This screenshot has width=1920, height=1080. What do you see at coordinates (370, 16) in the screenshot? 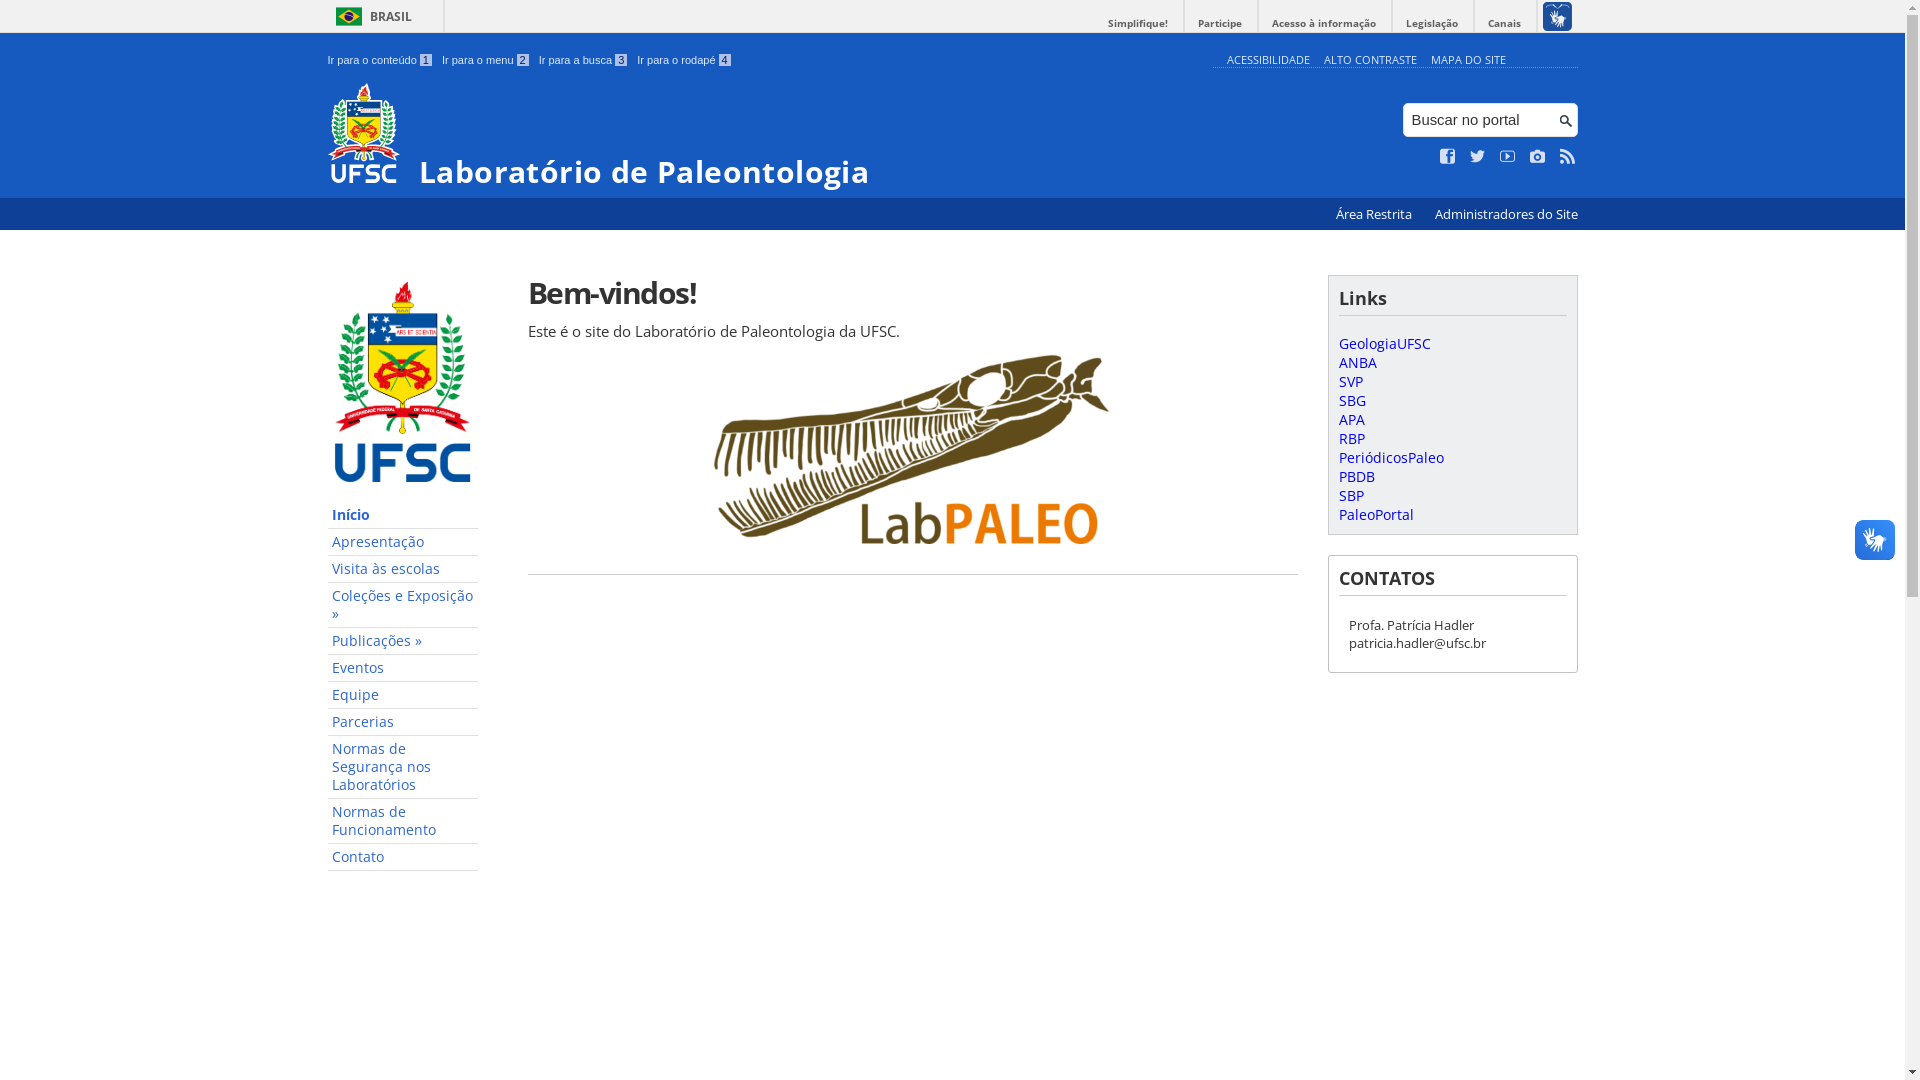
I see `'BRASIL'` at bounding box center [370, 16].